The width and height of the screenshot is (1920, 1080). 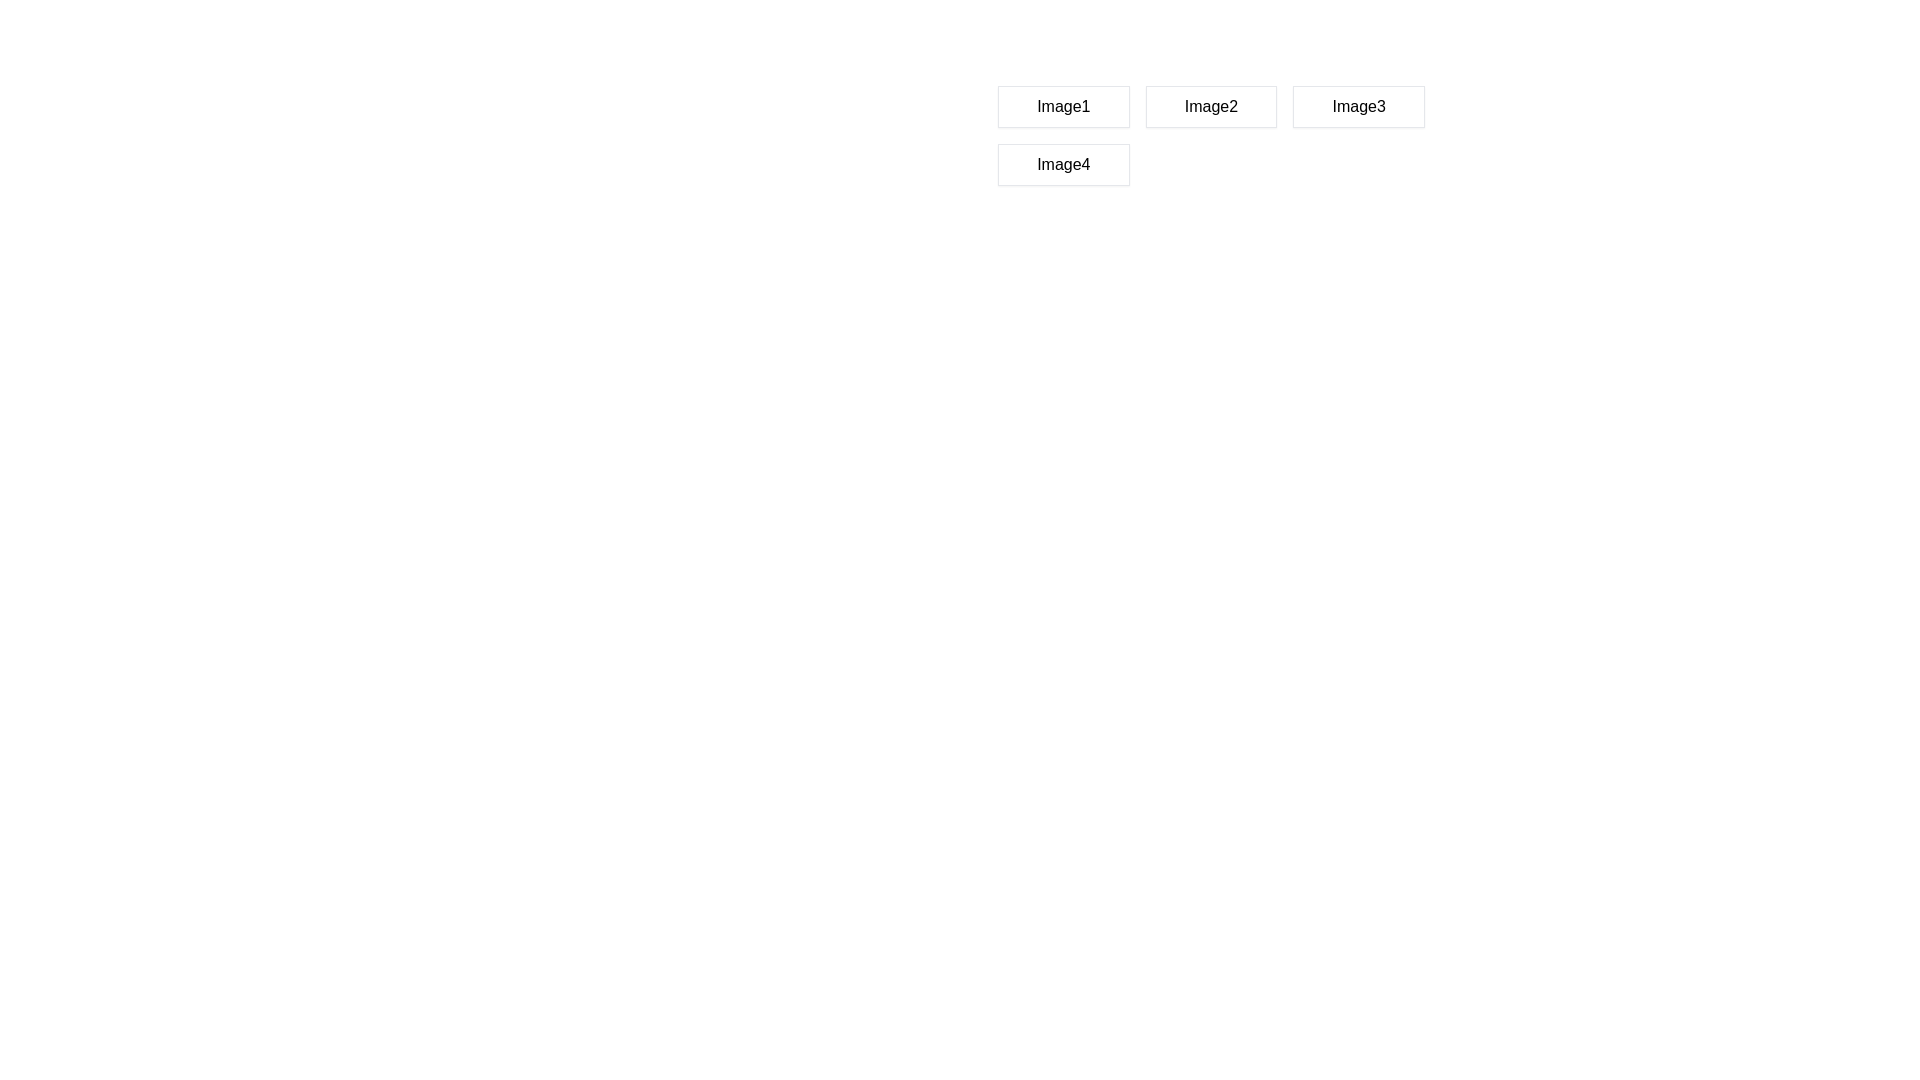 I want to click on the button labeled 'Image3' which is a rectangular box with a white background and a light gray border, positioned in the first row of a grid layout, so click(x=1359, y=107).